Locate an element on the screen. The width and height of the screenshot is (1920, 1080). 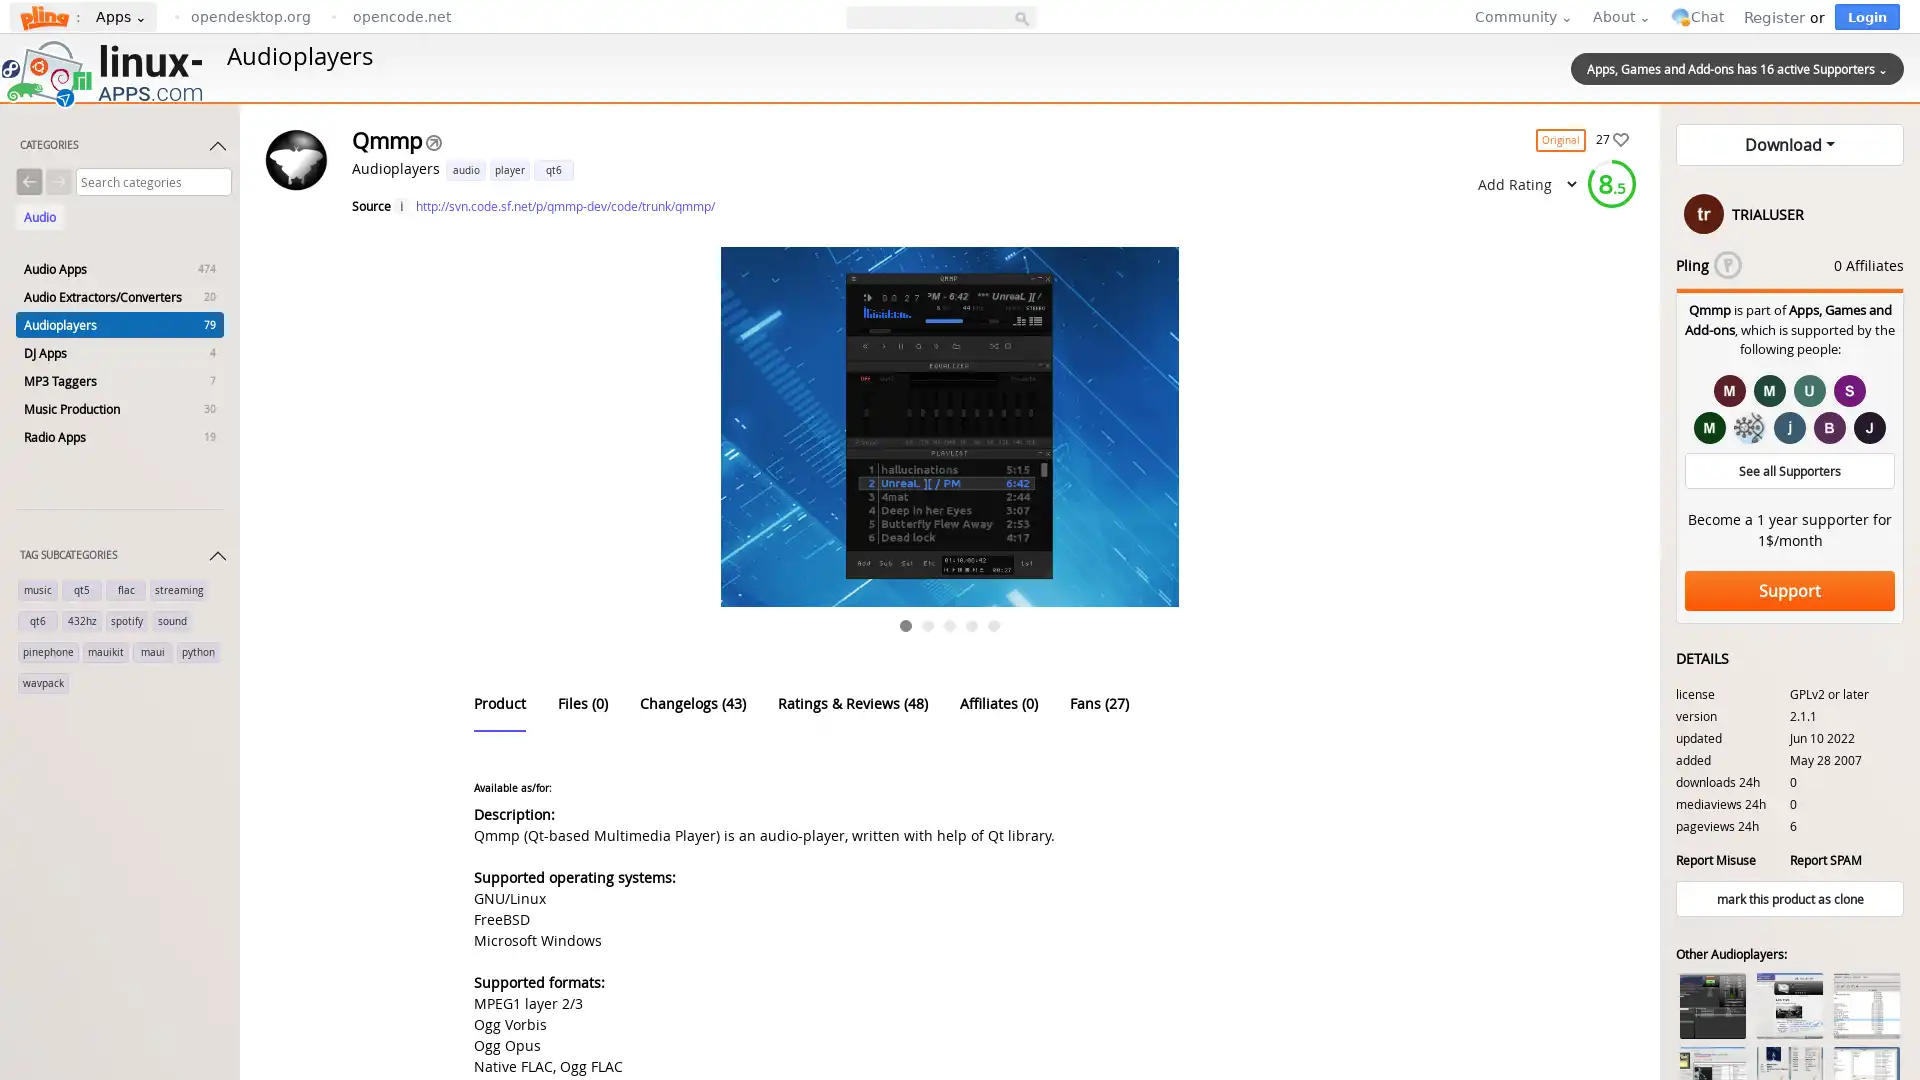
Go to slide 4 is located at coordinates (972, 624).